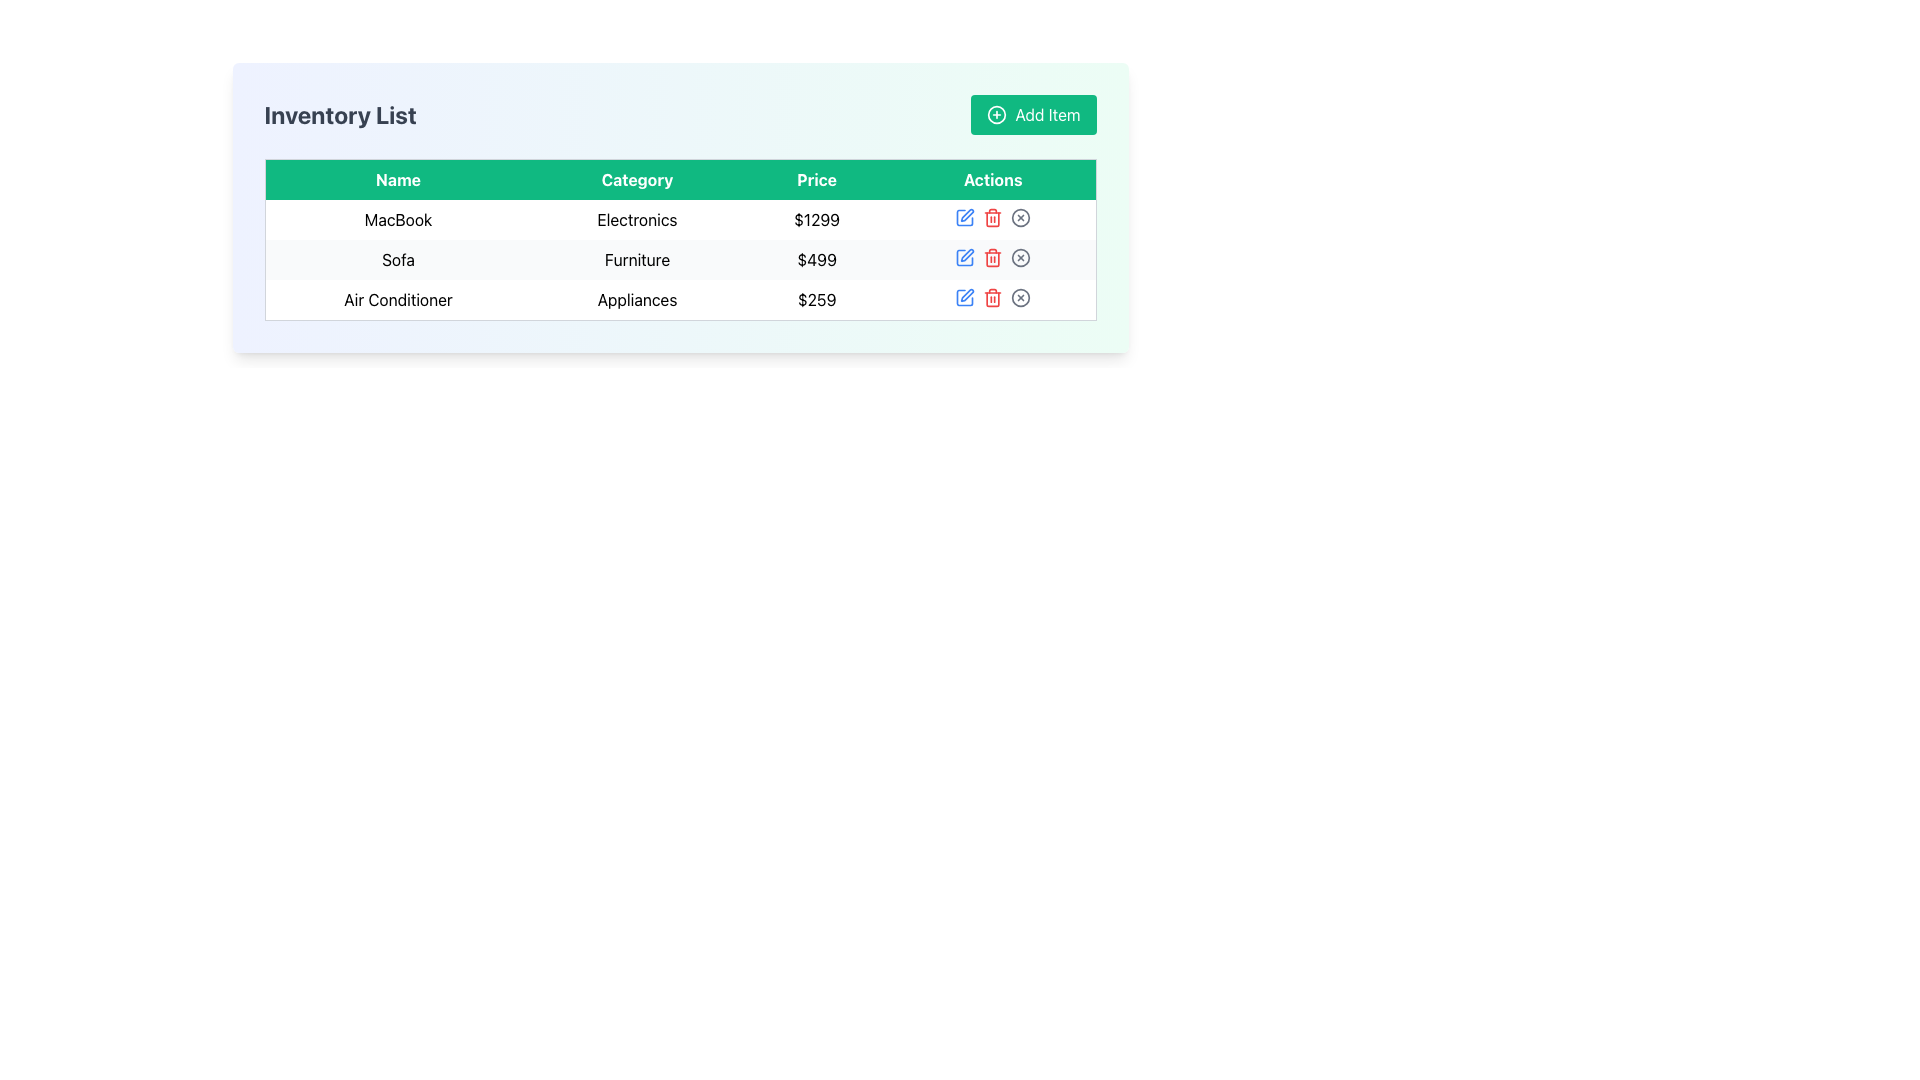 Image resolution: width=1920 pixels, height=1080 pixels. What do you see at coordinates (965, 257) in the screenshot?
I see `the 'edit' icon in the 'Actions' column of the table row associated with the 'Sofa' item, which is positioned between the 'trash' and 'add' icons` at bounding box center [965, 257].